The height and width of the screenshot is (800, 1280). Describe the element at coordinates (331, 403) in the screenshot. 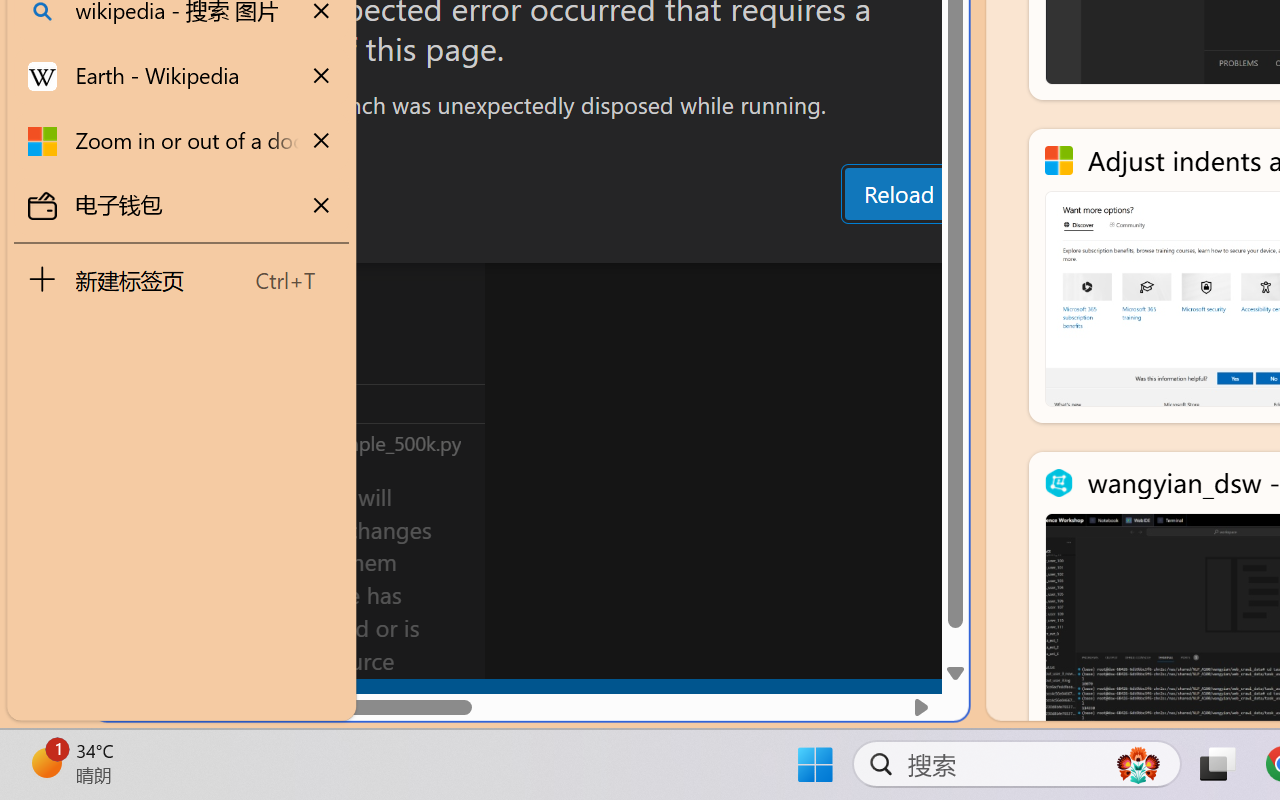

I see `'Outline Section'` at that location.